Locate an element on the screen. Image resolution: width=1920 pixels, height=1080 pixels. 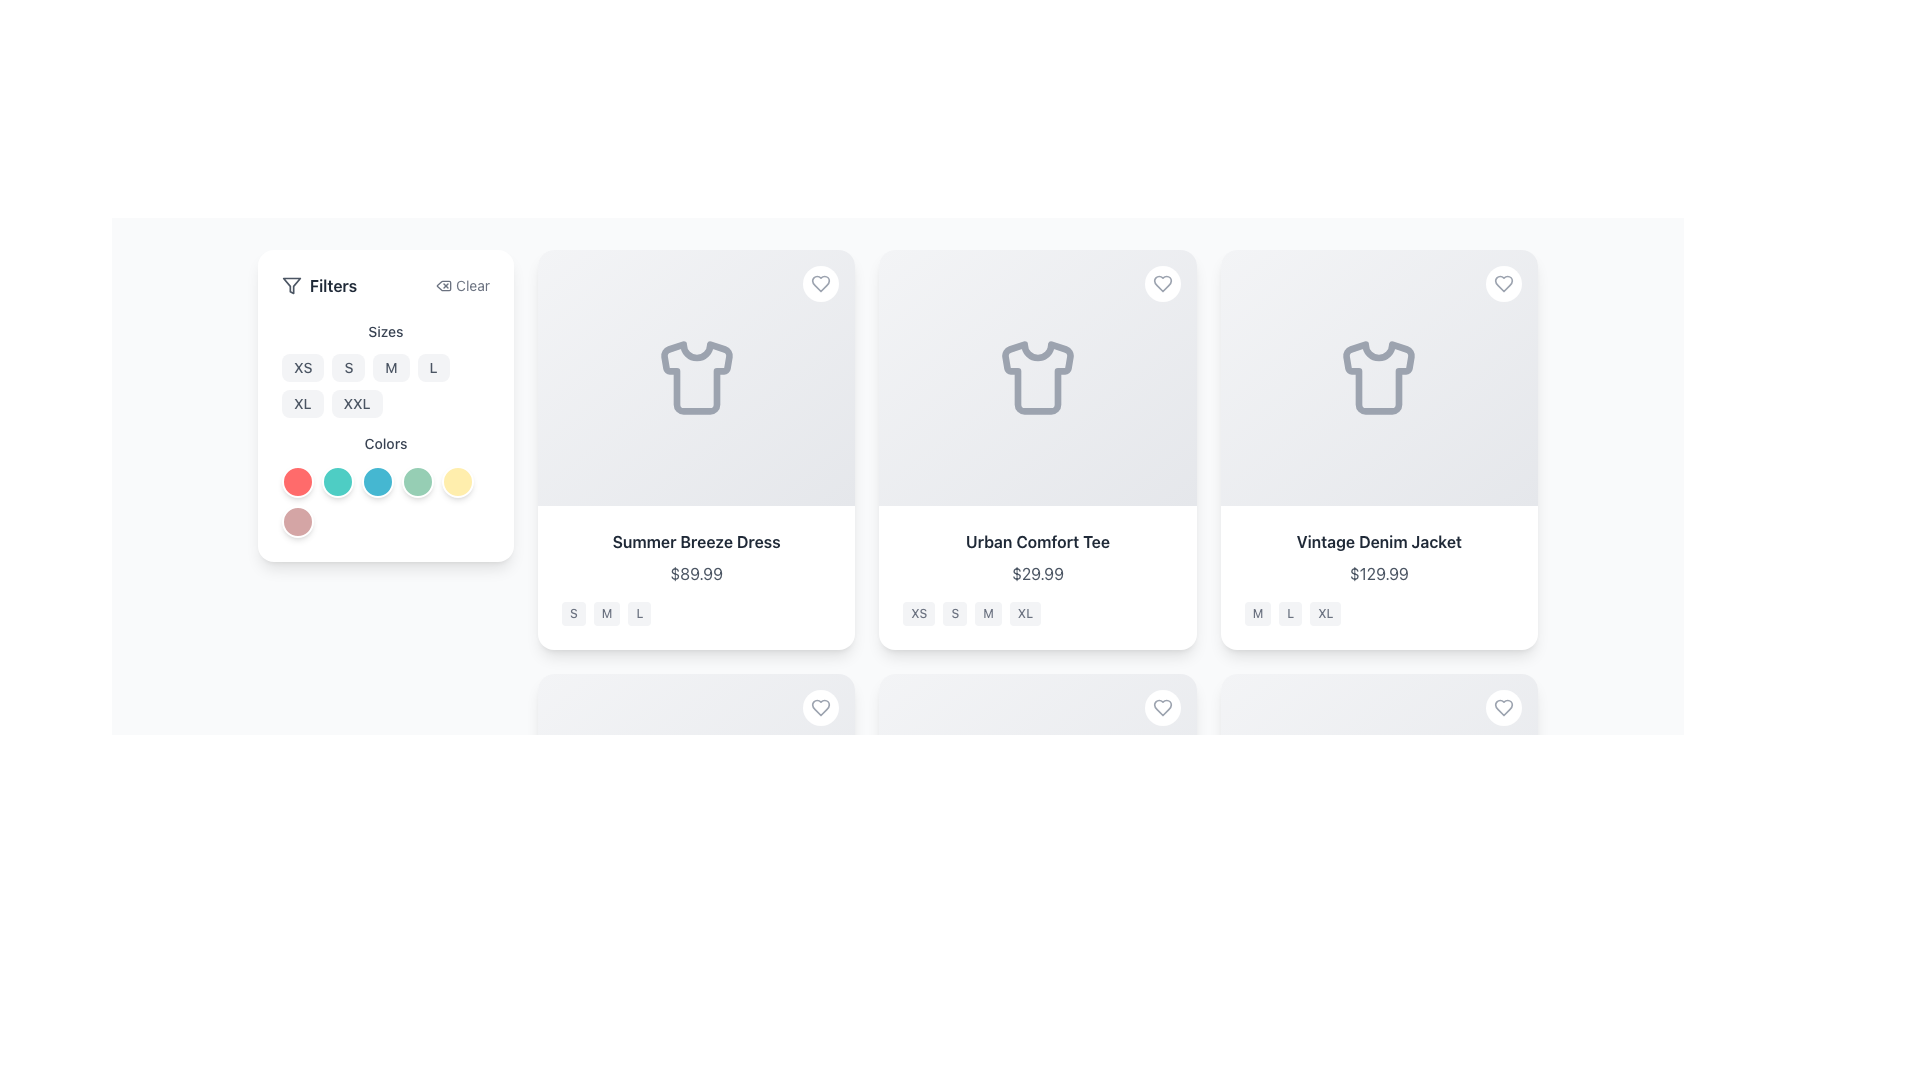
the heart icon within the circular button at the top-right corner of the 'Urban Comfort Tee' product card to favorite it is located at coordinates (1162, 284).